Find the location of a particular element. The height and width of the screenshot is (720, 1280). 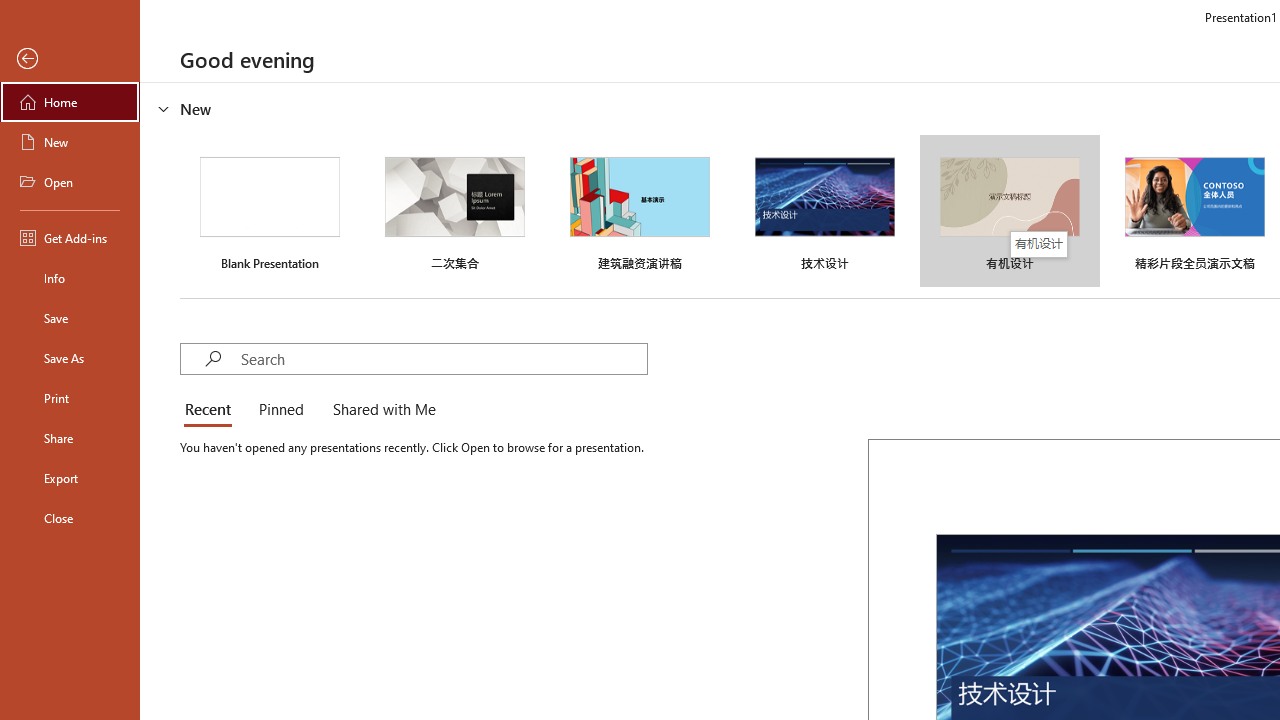

'Hide or show region' is located at coordinates (164, 109).